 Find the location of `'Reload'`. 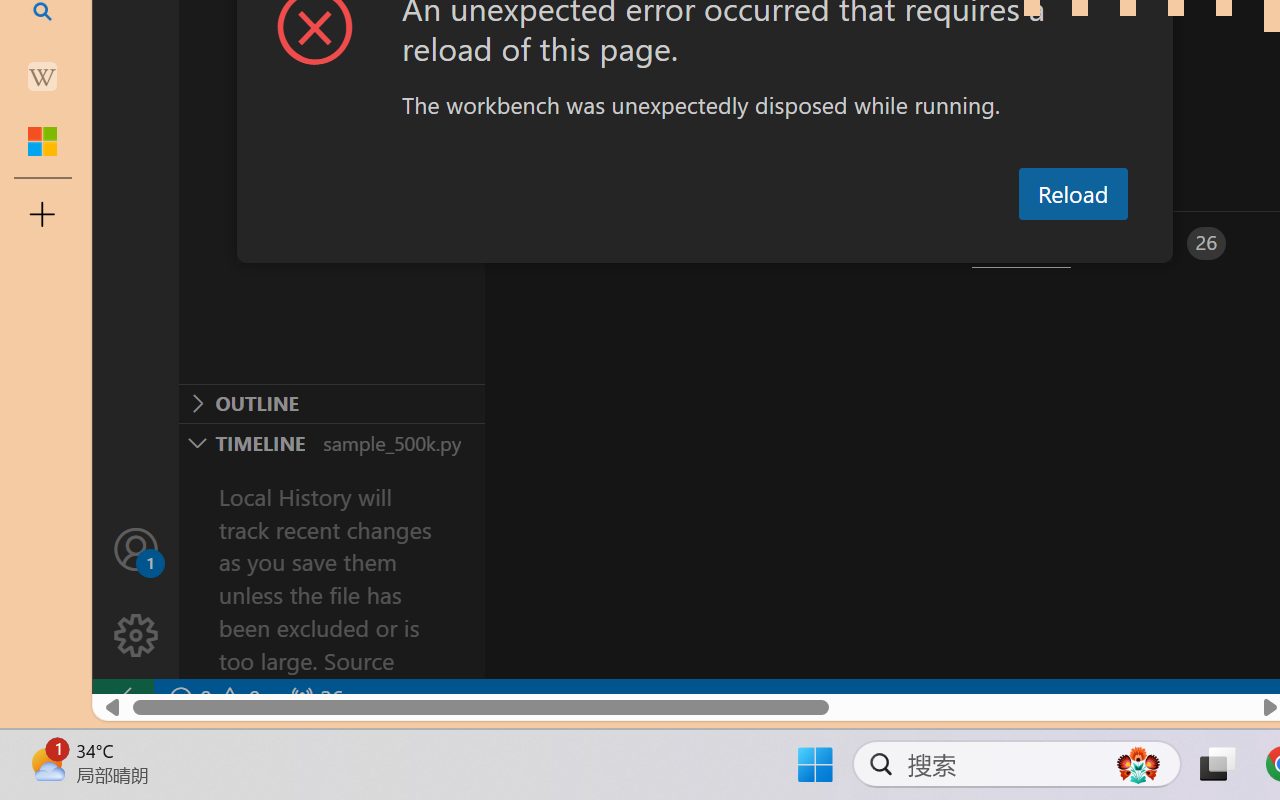

'Reload' is located at coordinates (1071, 192).